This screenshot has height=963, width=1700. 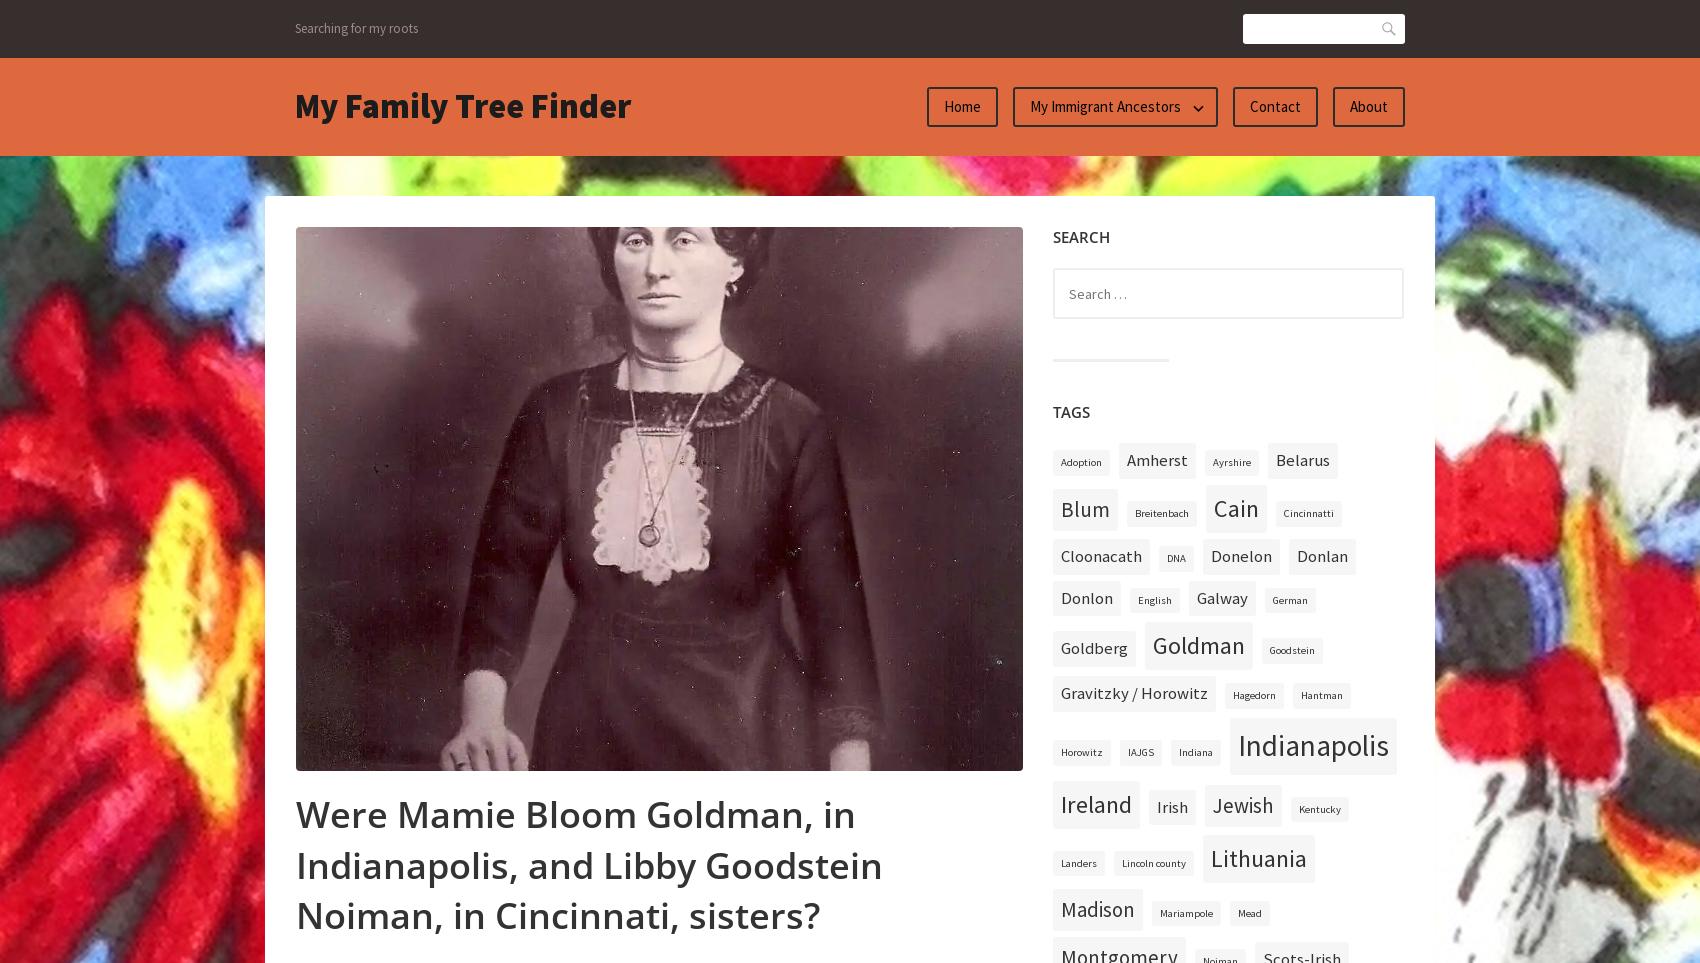 What do you see at coordinates (1094, 647) in the screenshot?
I see `'Goldberg'` at bounding box center [1094, 647].